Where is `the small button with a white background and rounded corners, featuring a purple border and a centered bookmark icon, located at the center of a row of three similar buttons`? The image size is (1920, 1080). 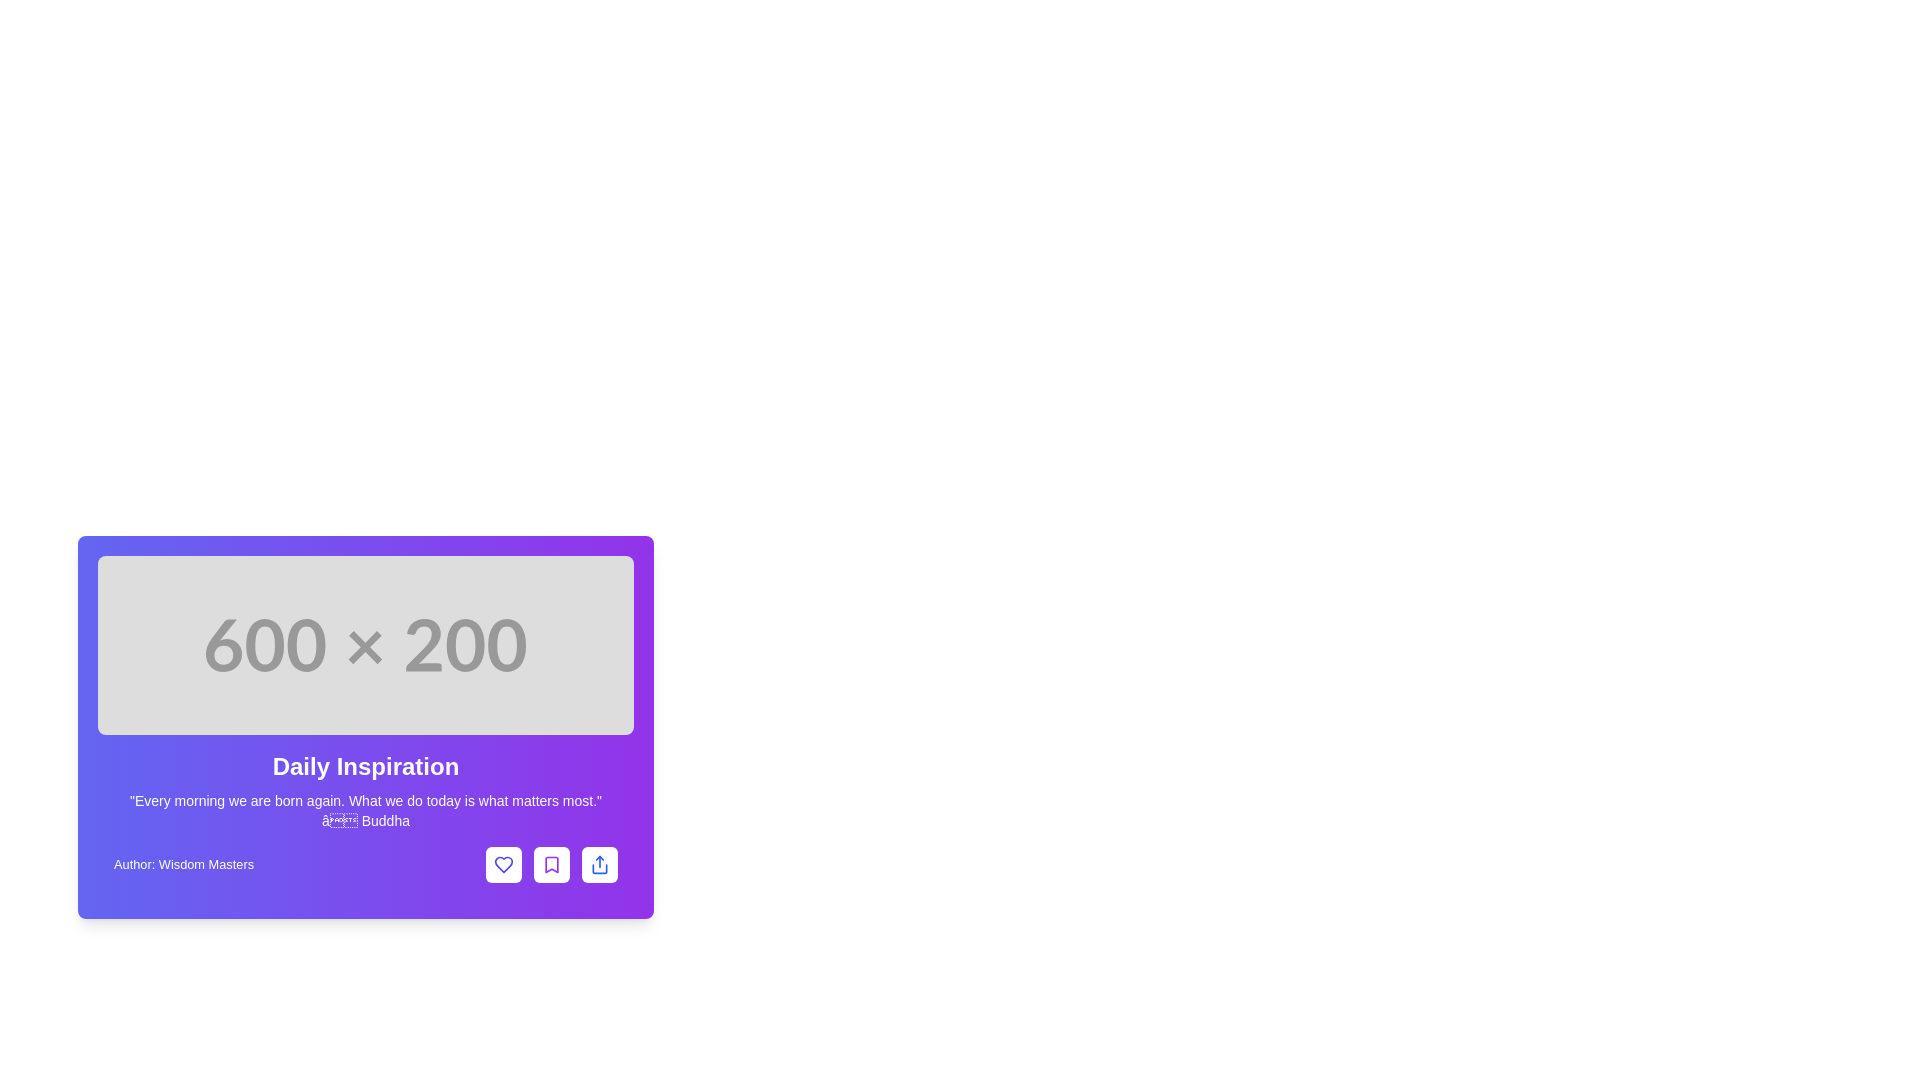 the small button with a white background and rounded corners, featuring a purple border and a centered bookmark icon, located at the center of a row of three similar buttons is located at coordinates (552, 863).